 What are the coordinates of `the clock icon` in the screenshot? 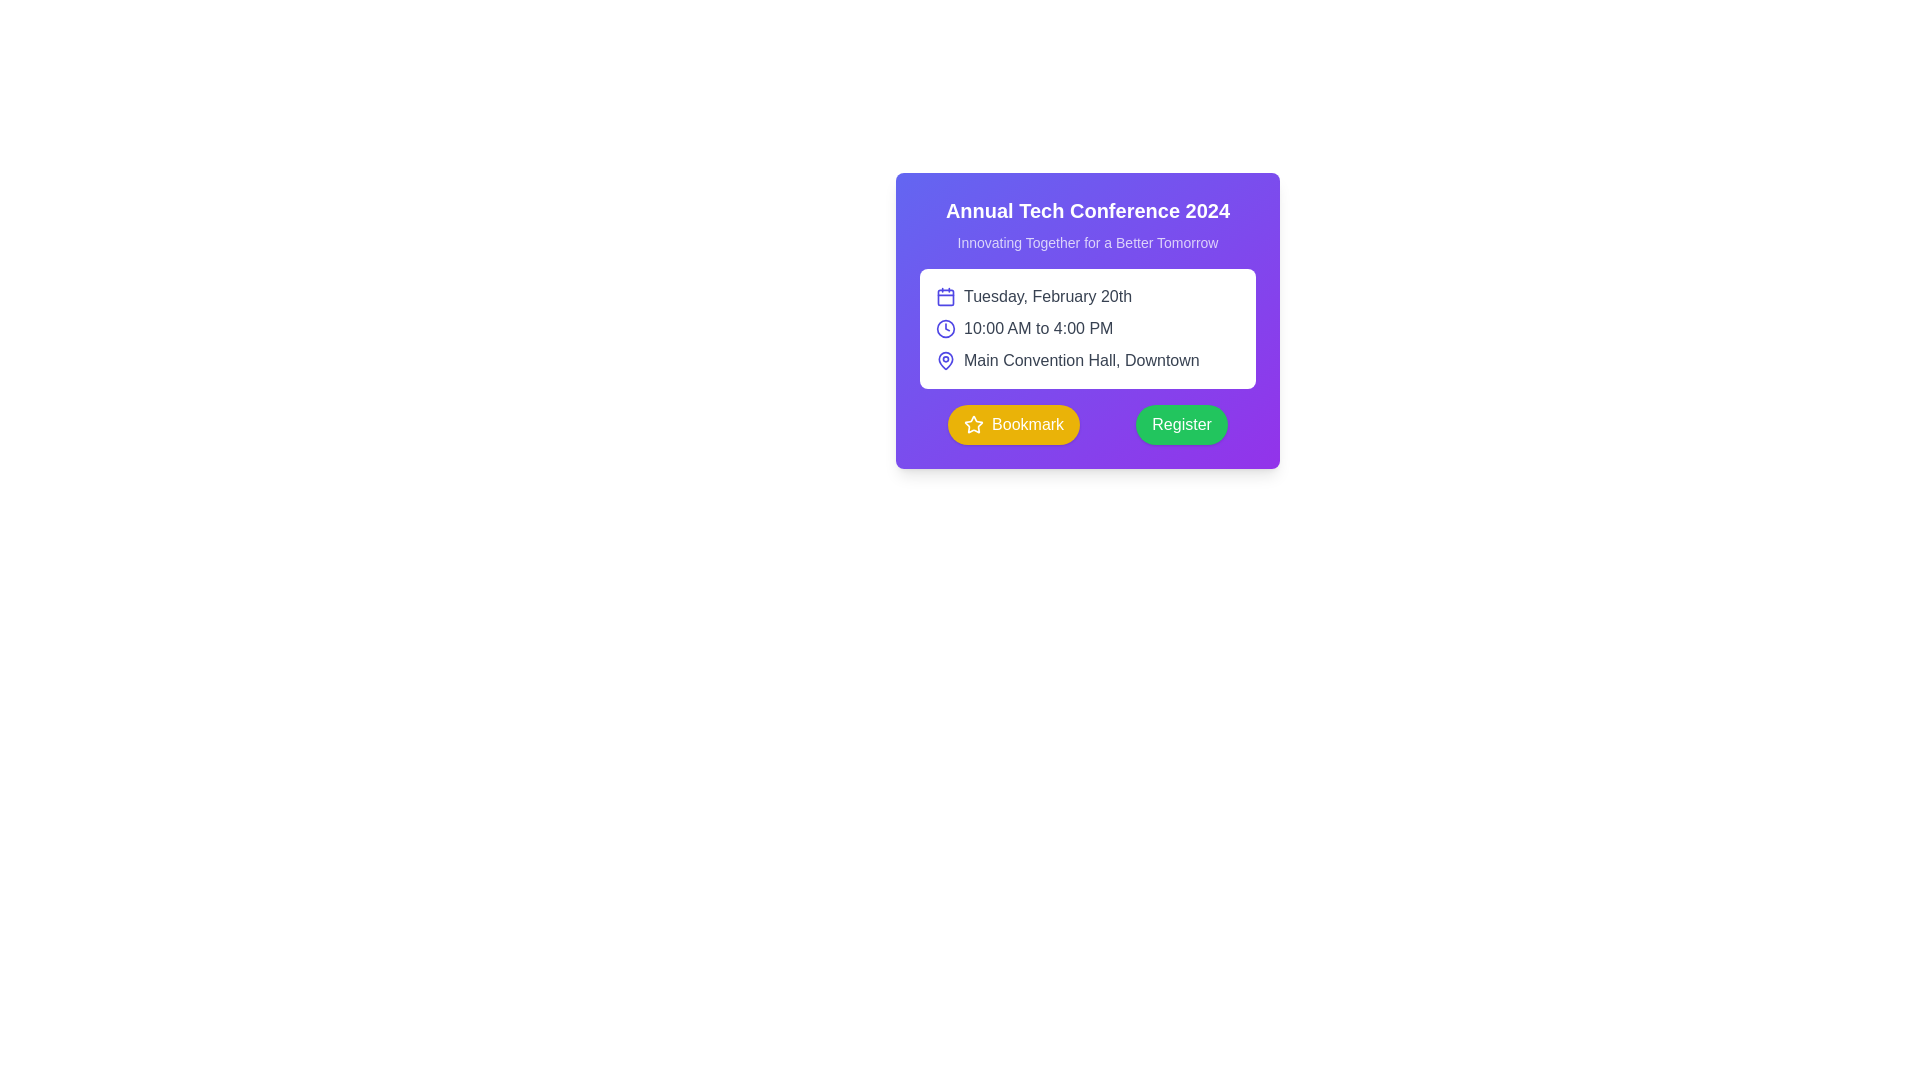 It's located at (944, 327).